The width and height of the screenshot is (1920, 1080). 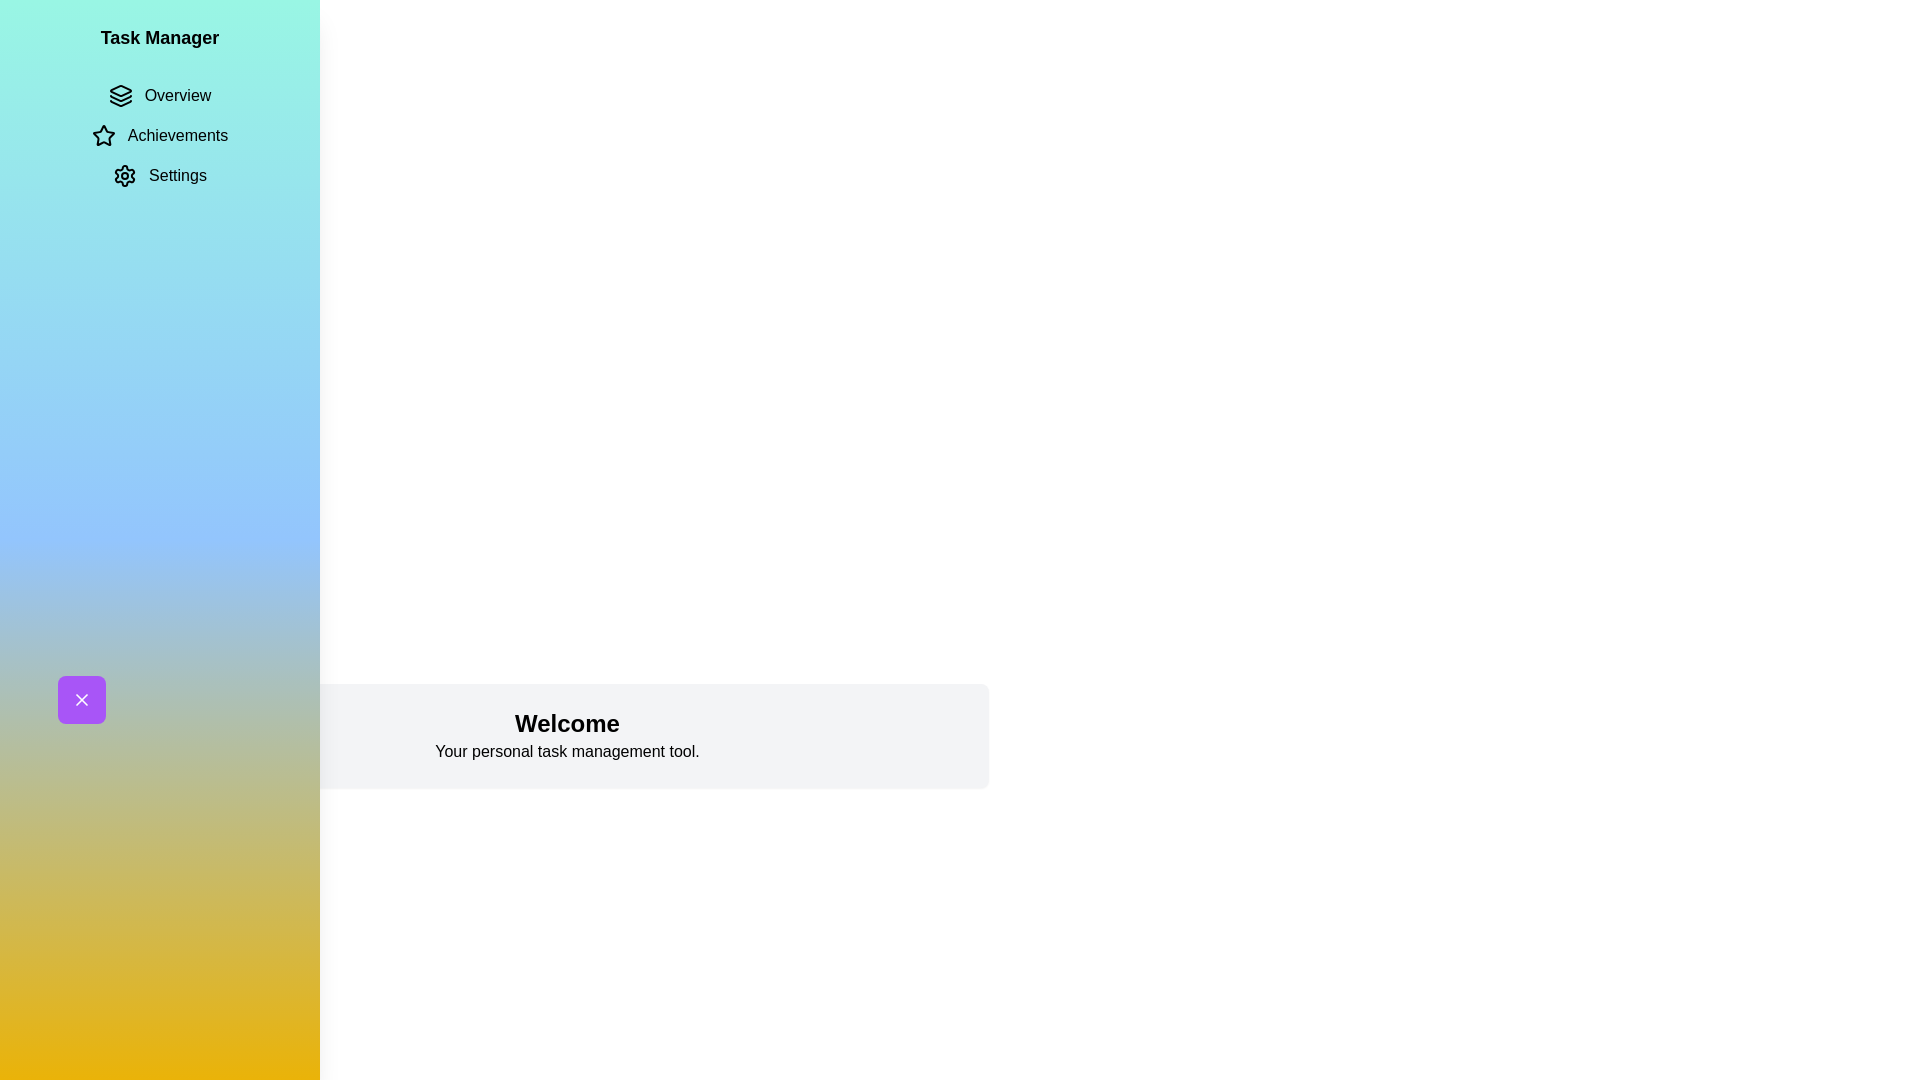 What do you see at coordinates (566, 724) in the screenshot?
I see `the greeting text label that introduces the user to the application, positioned above the text element stating 'Your personal task management tool.'` at bounding box center [566, 724].